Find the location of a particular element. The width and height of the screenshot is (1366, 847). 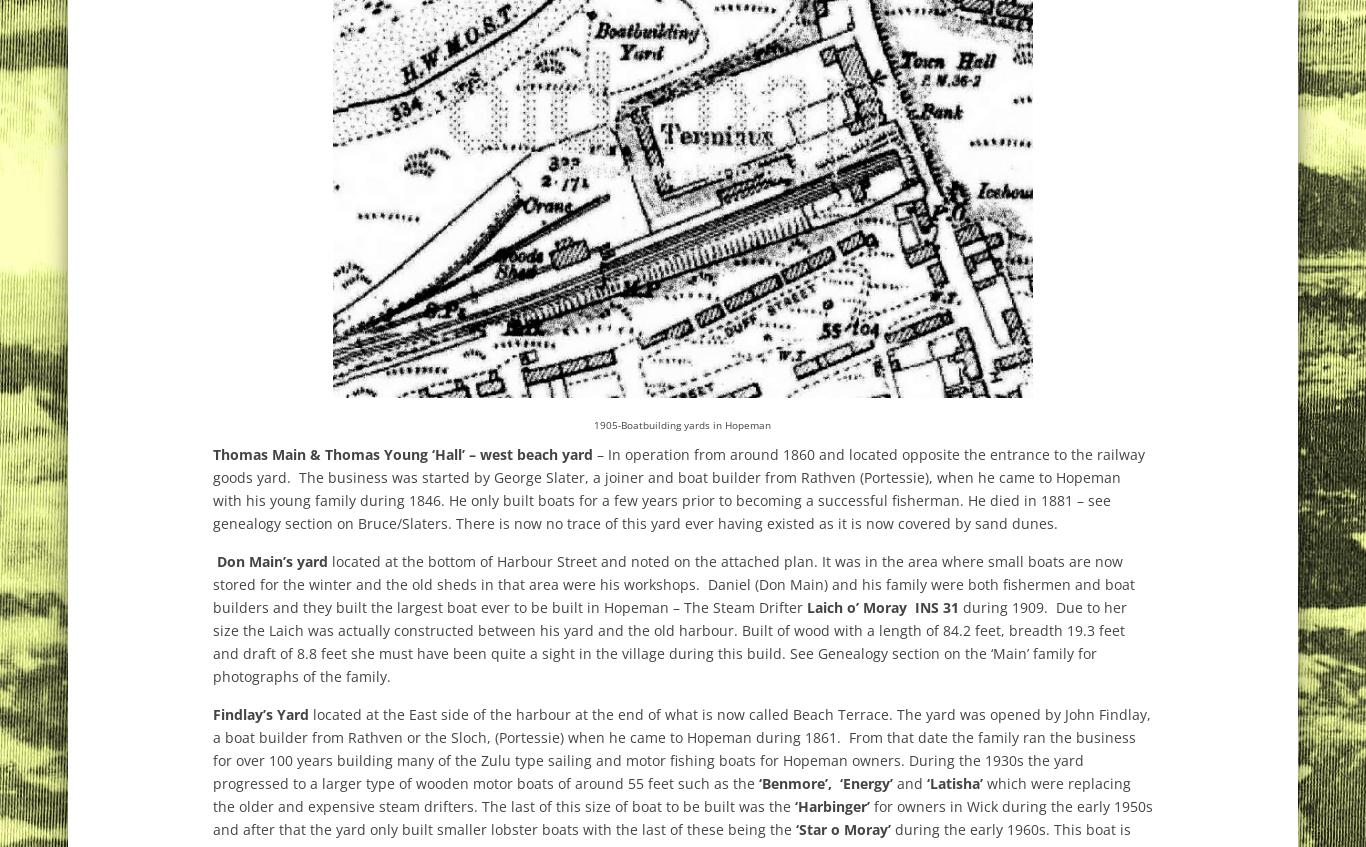

'Don Main’s yard' is located at coordinates (271, 561).